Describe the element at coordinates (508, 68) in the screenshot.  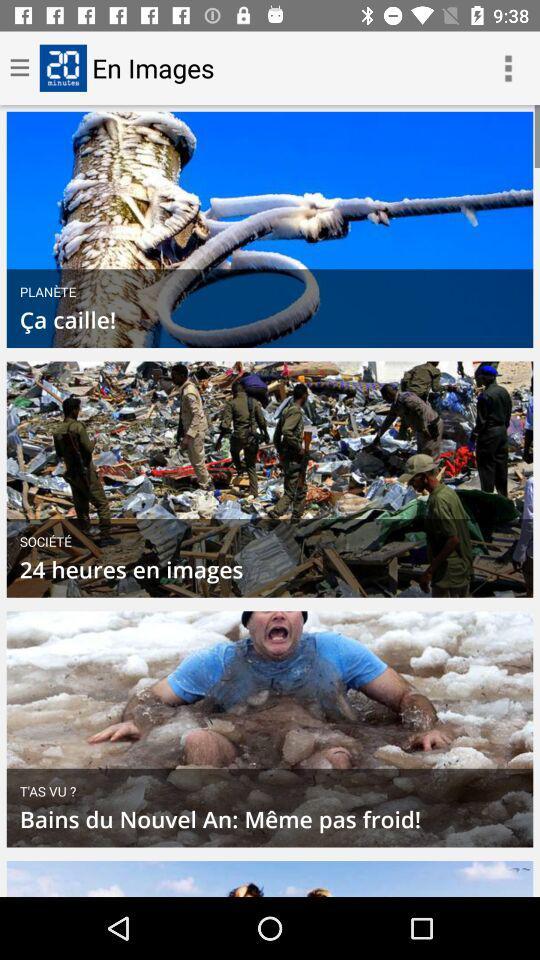
I see `app next to en images icon` at that location.